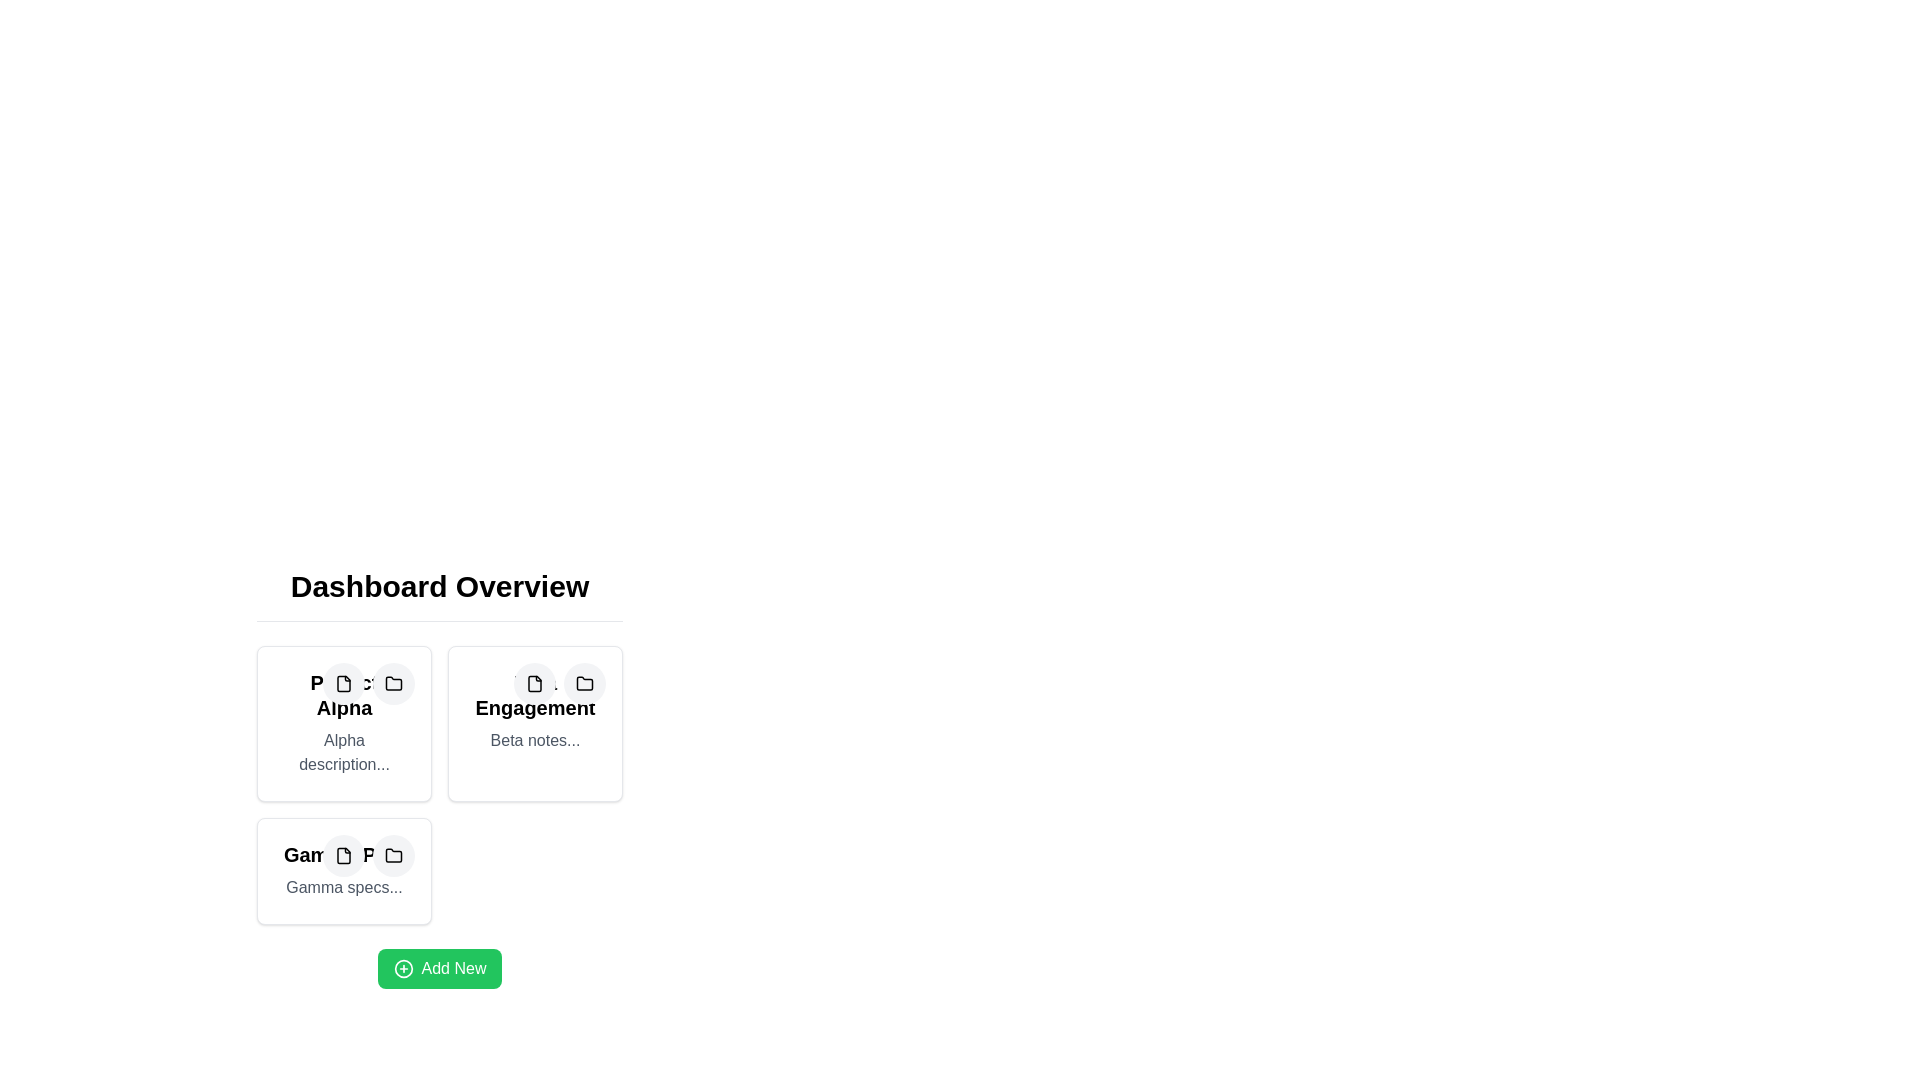 The width and height of the screenshot is (1920, 1080). Describe the element at coordinates (439, 967) in the screenshot. I see `the 'Add New' button with a green background and white text` at that location.